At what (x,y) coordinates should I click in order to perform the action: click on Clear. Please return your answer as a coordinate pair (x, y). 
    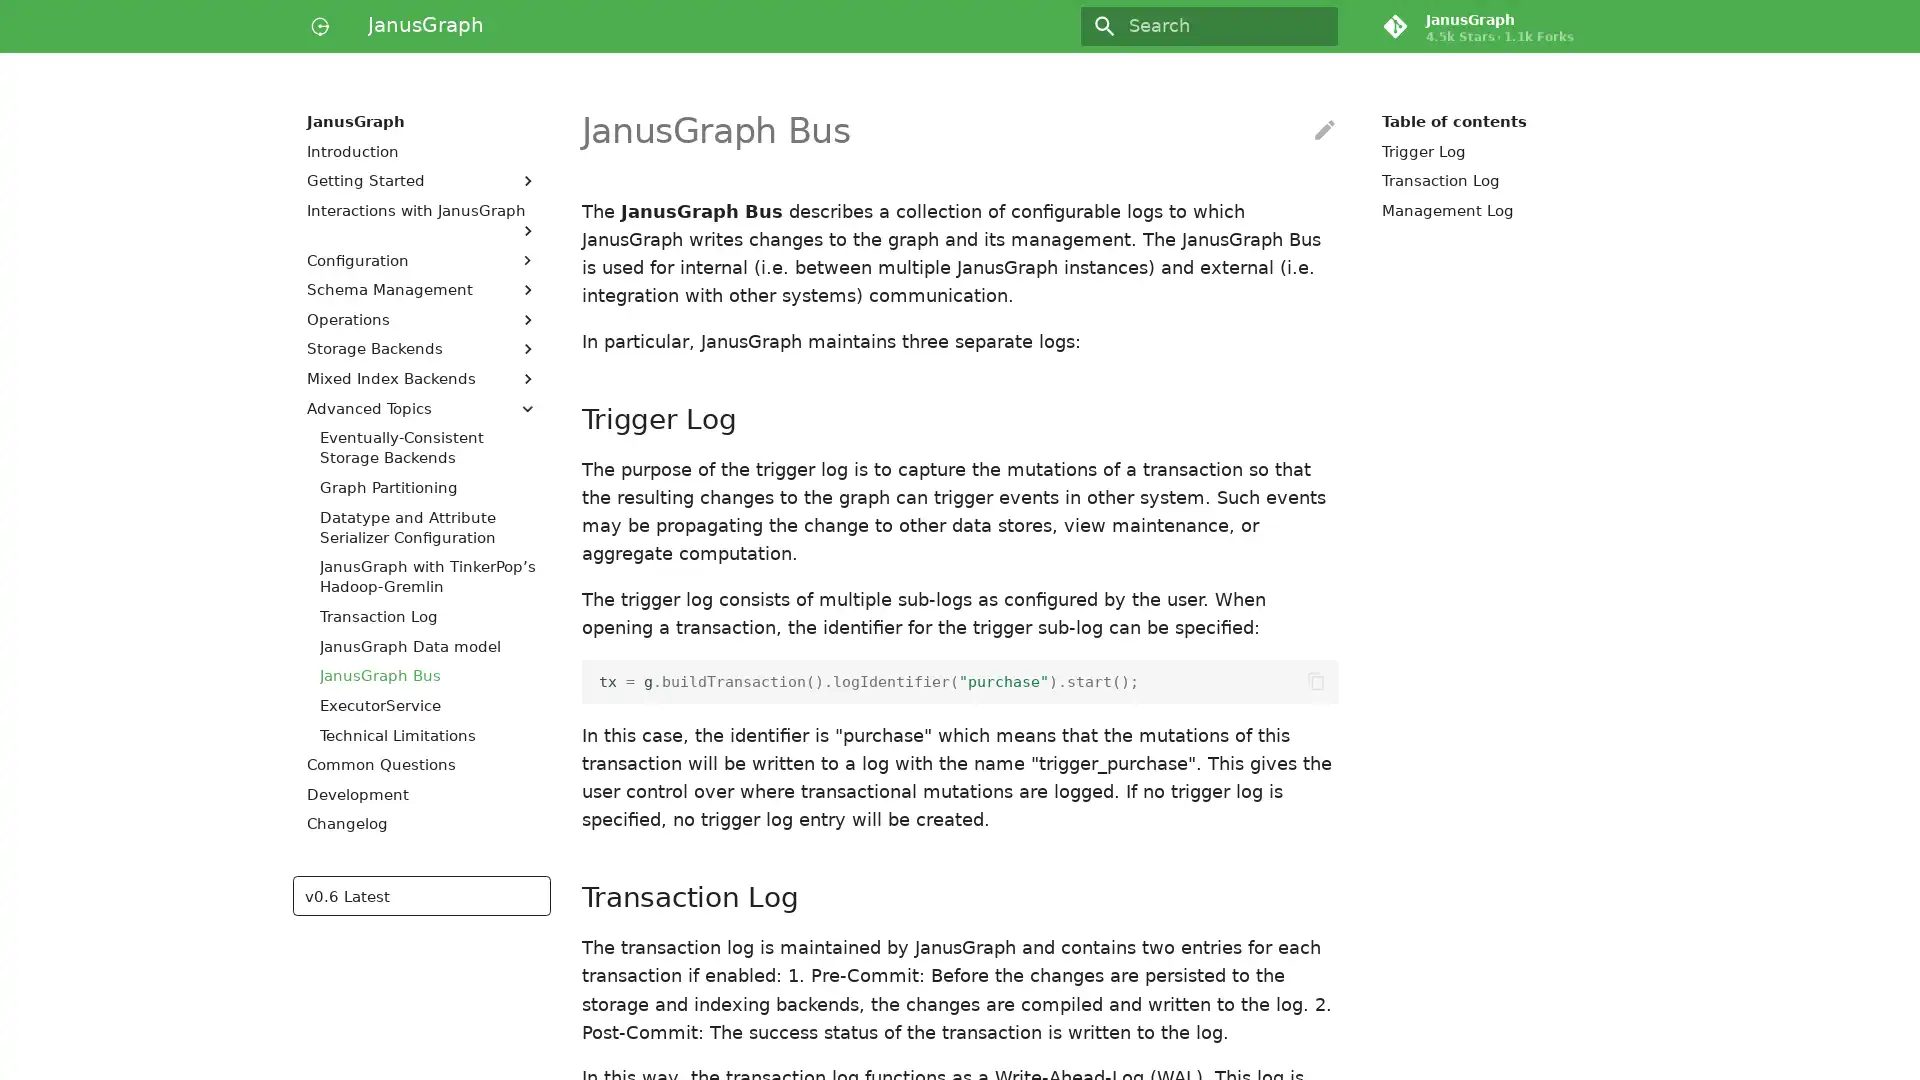
    Looking at the image, I should click on (1314, 26).